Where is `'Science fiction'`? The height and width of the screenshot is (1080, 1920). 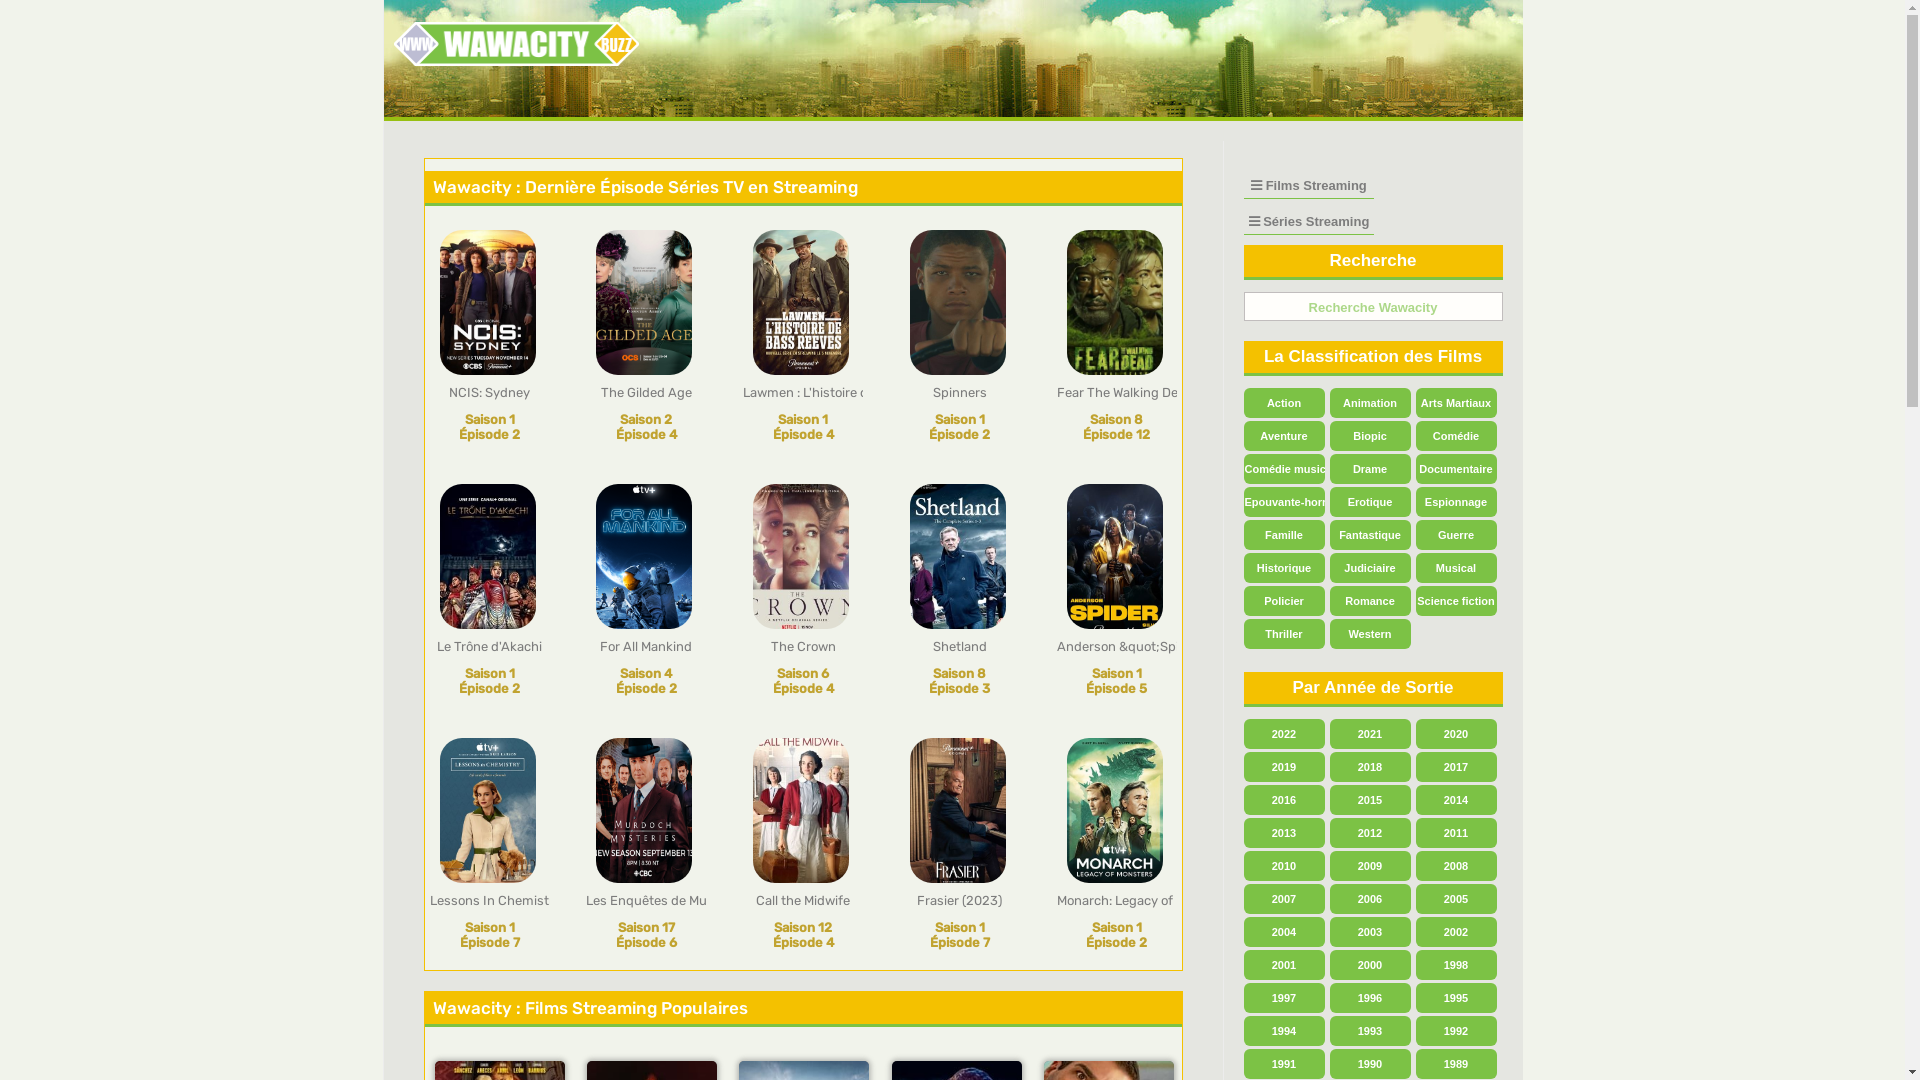 'Science fiction' is located at coordinates (1415, 600).